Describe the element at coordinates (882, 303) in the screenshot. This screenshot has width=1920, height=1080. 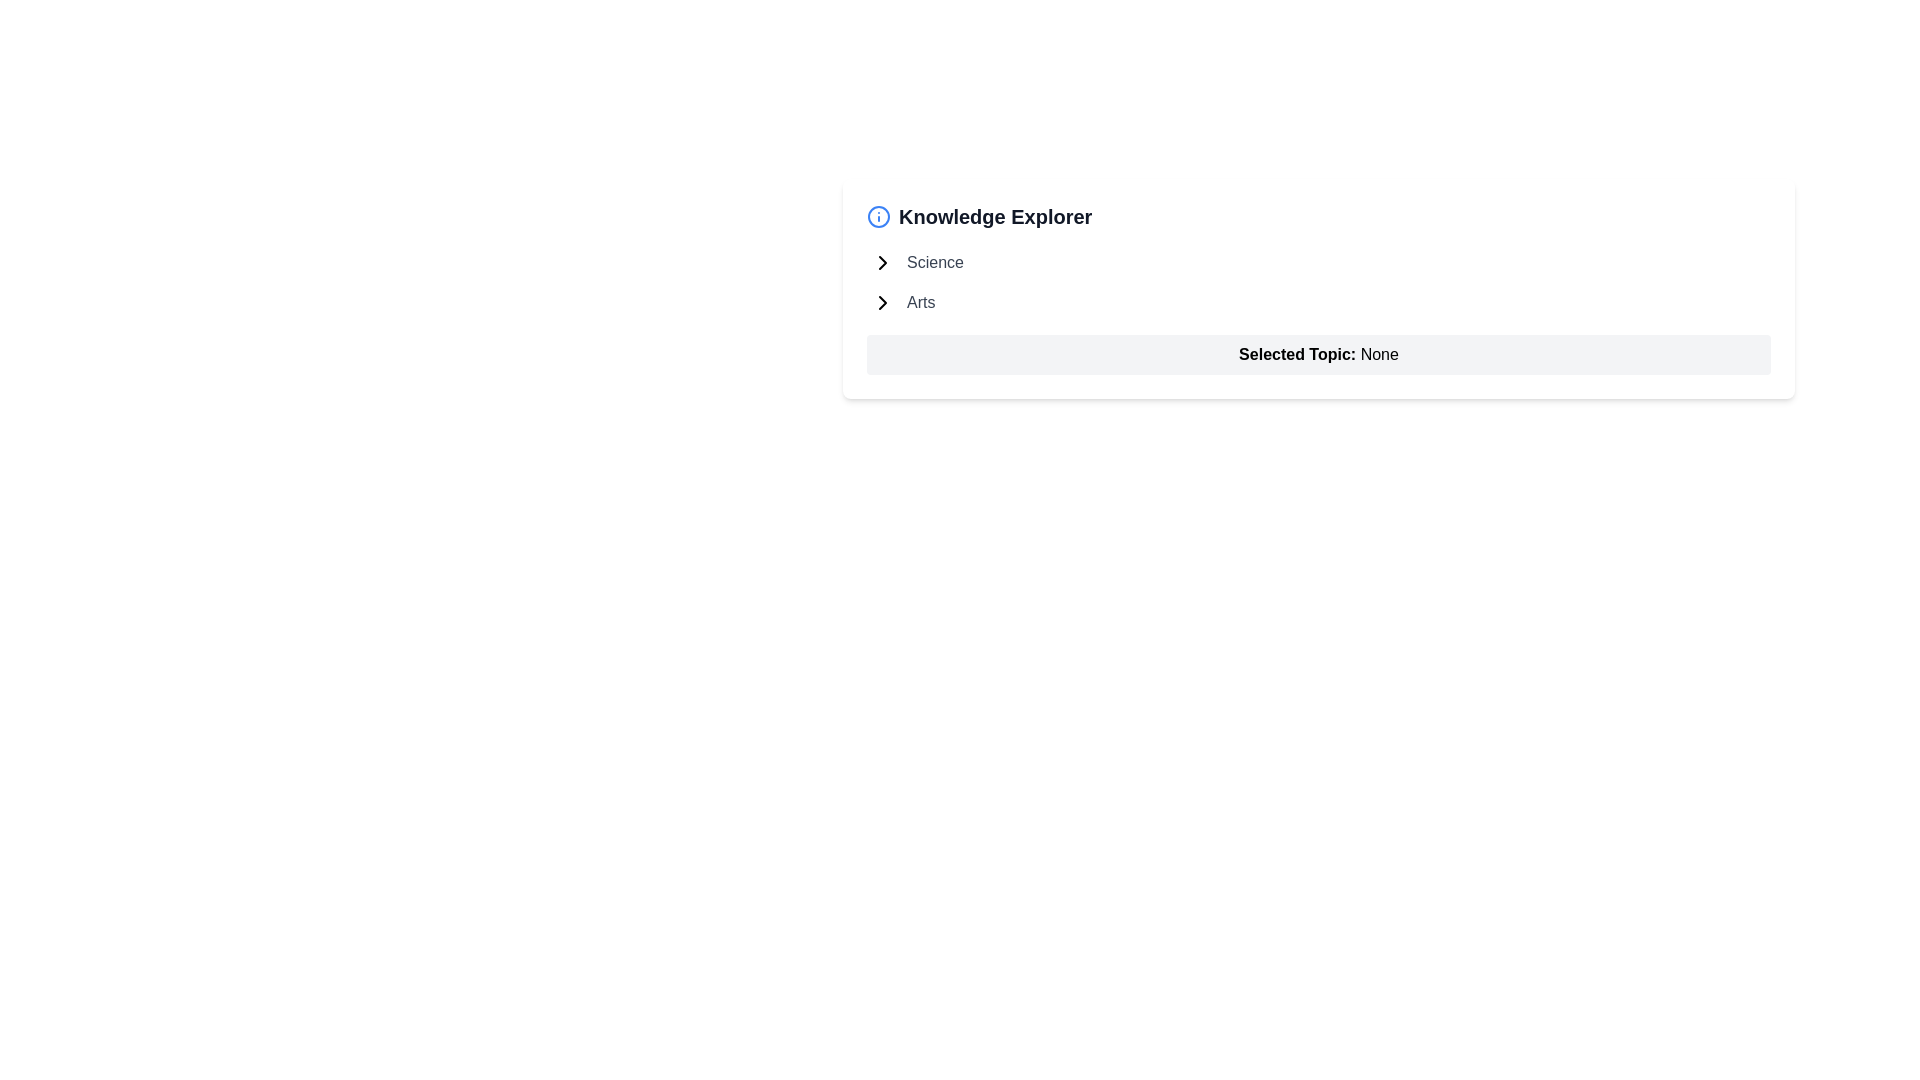
I see `the small, right-pointing chevron icon located to the left of the text 'Arts'` at that location.